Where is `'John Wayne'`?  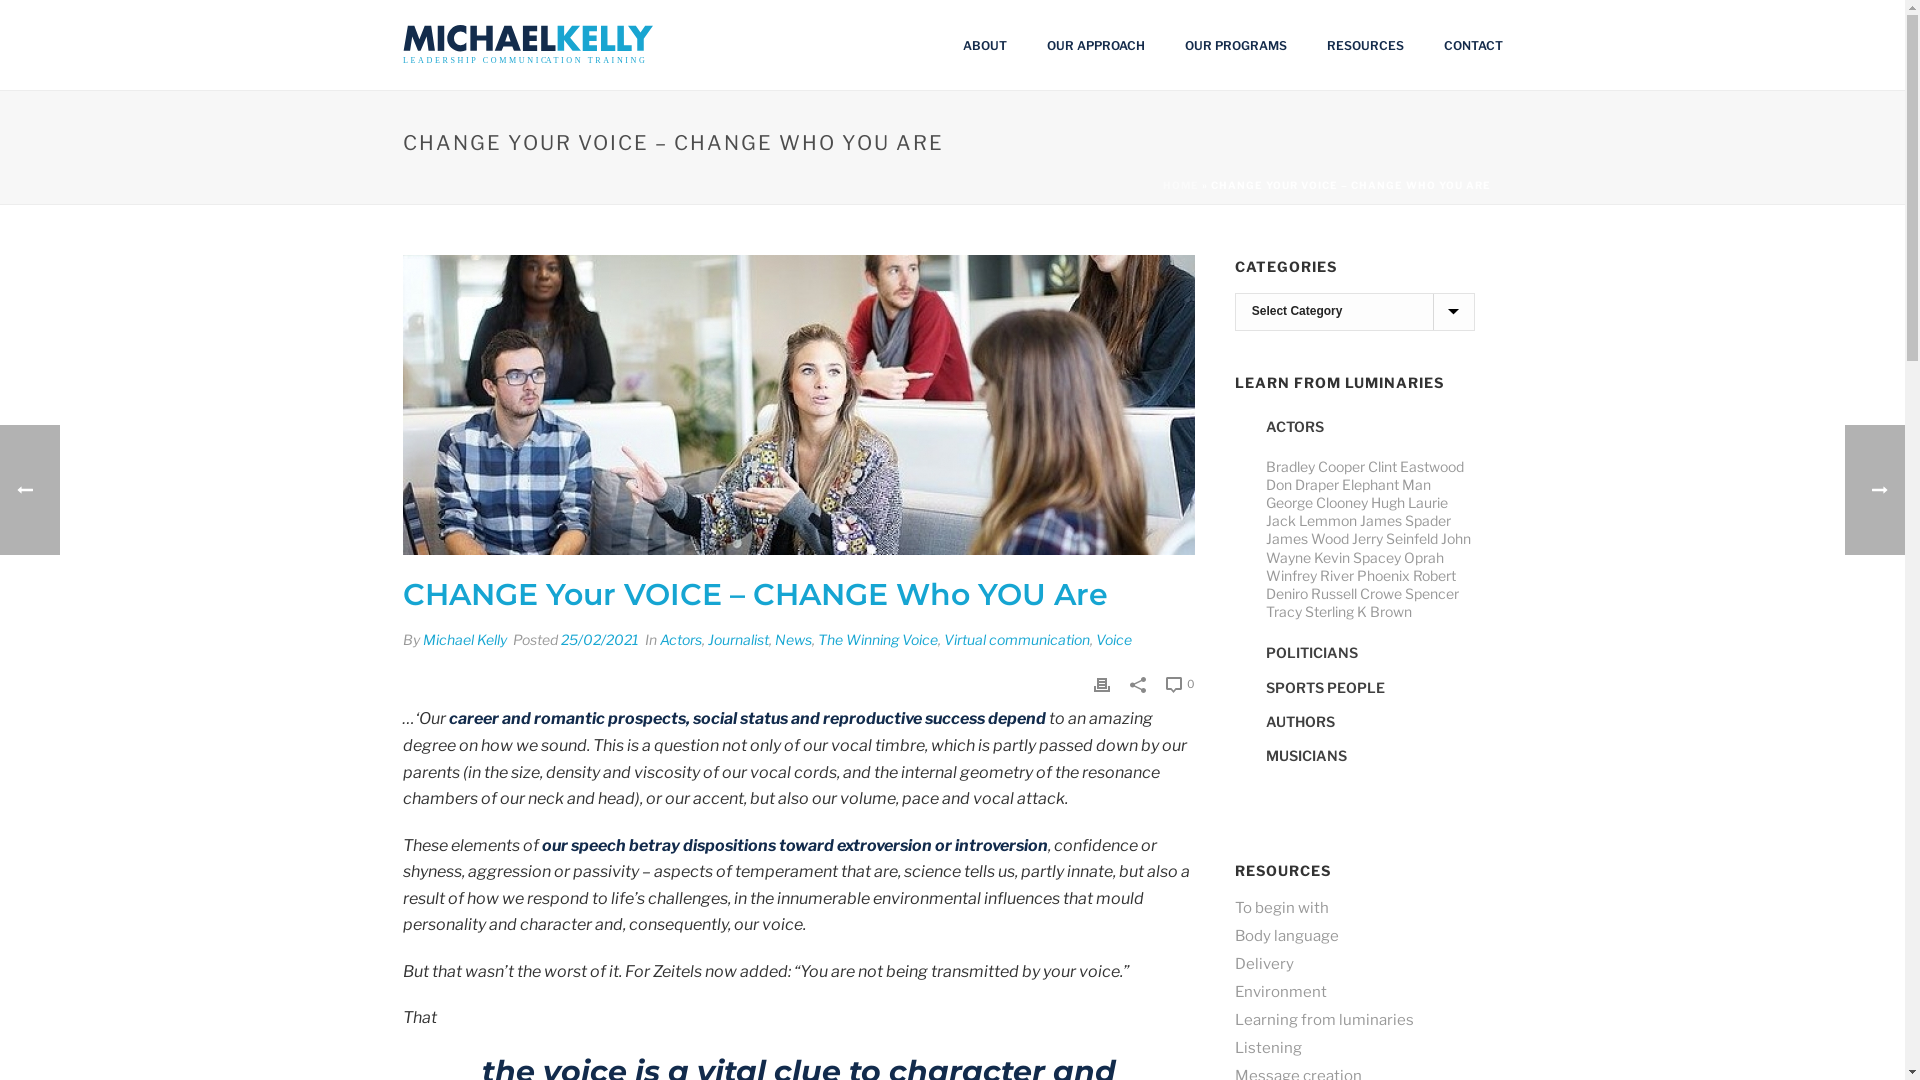 'John Wayne' is located at coordinates (1367, 547).